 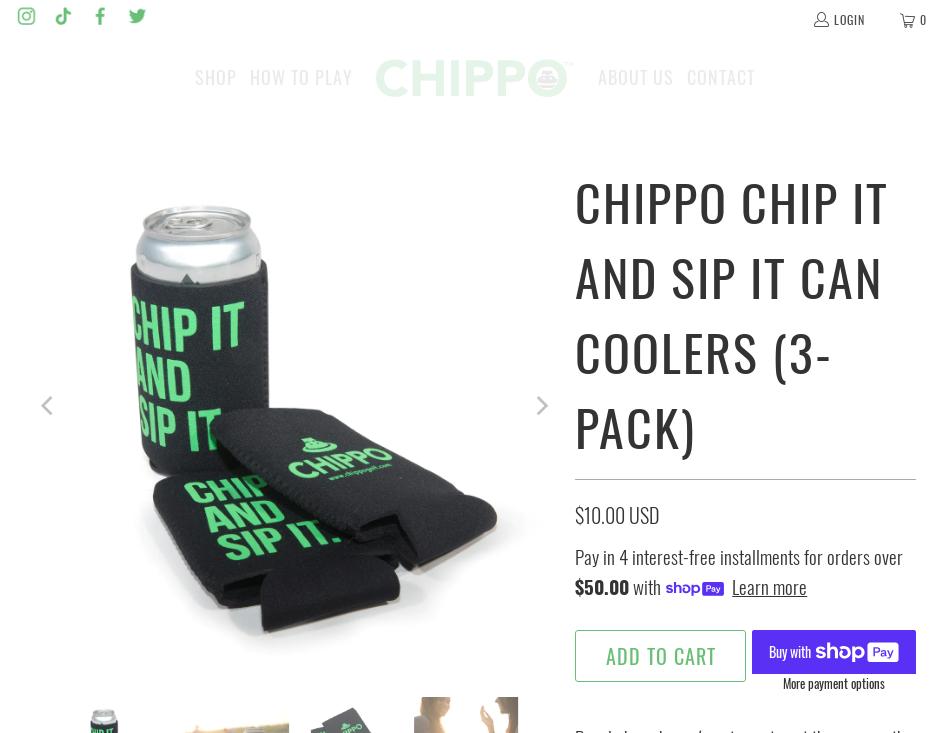 I want to click on 'Chippo CHIP IT AND SIP IT can coolers (3-pack)', so click(x=575, y=312).